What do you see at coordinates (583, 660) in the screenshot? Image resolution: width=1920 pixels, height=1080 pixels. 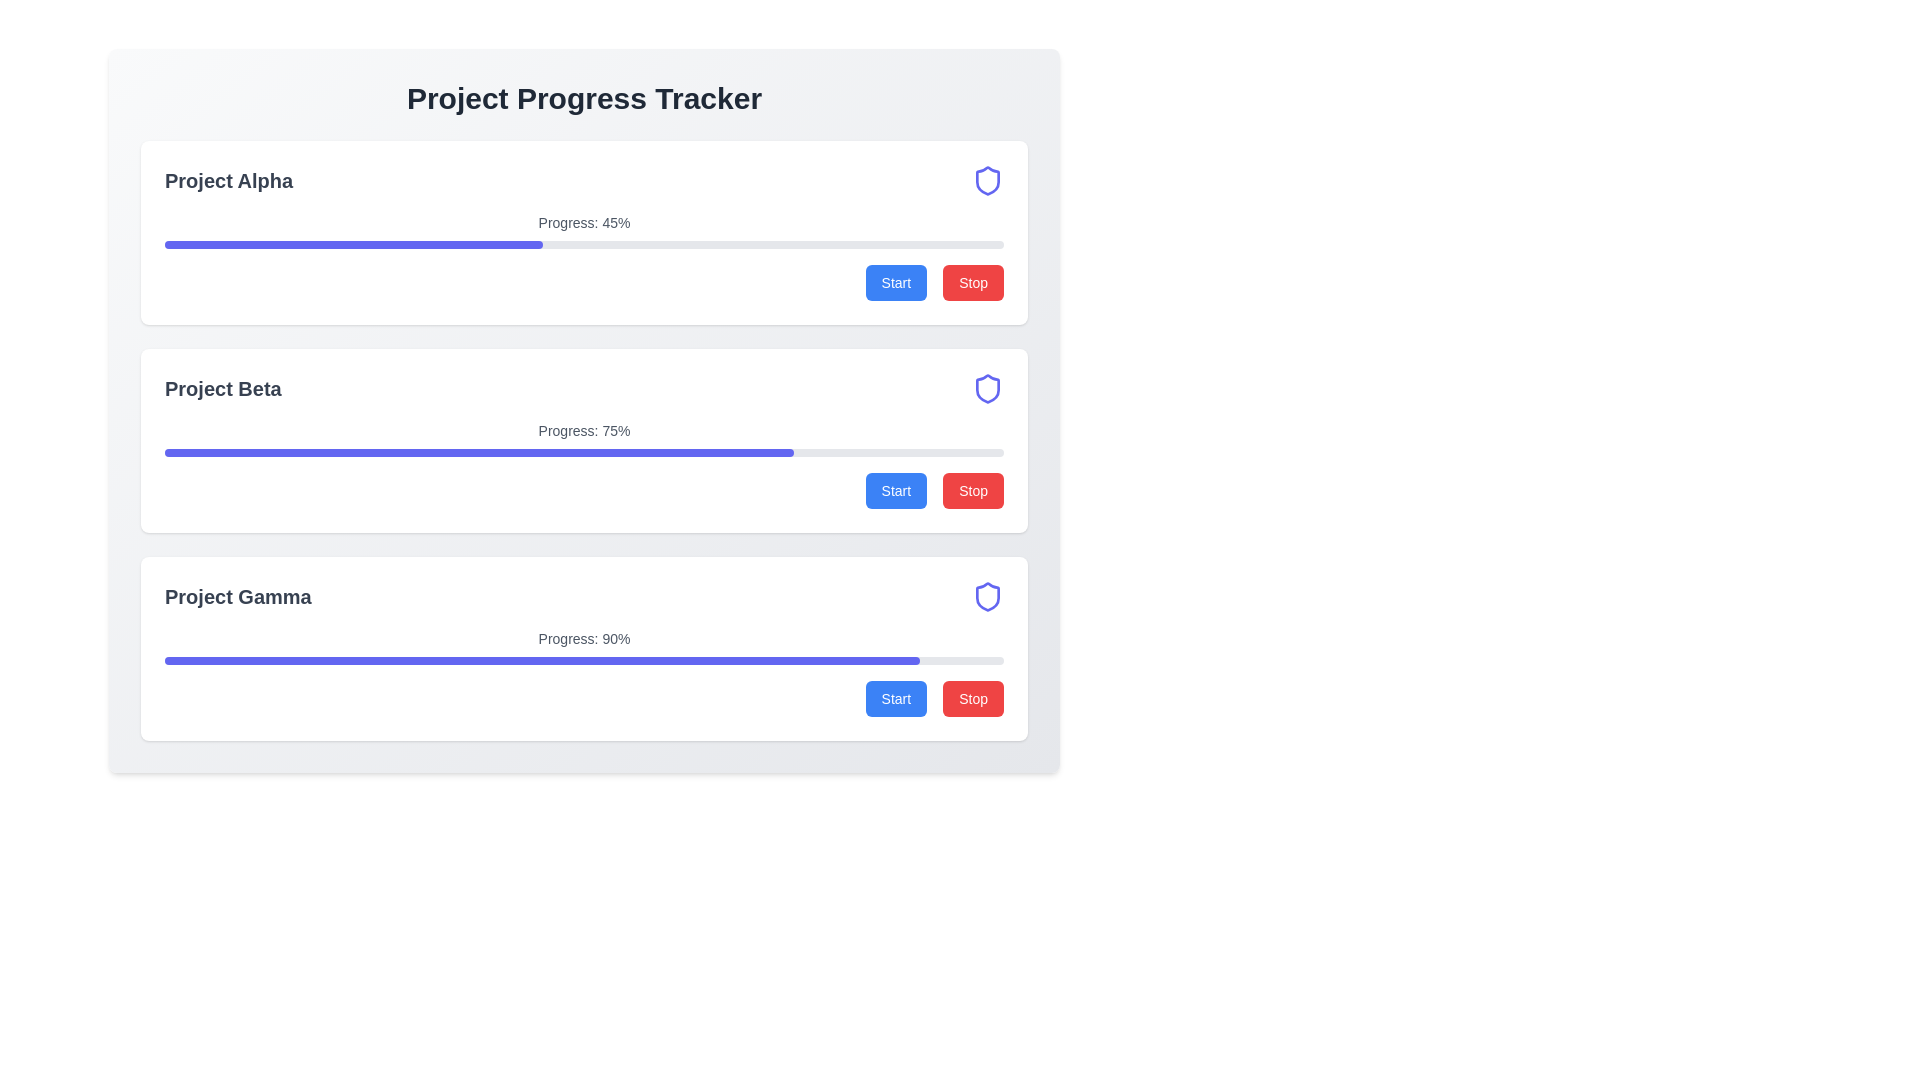 I see `the thin, horizontal progress bar located within the 'Project Gamma' card, which has a gray background and a blue-filled portion representing the progress` at bounding box center [583, 660].